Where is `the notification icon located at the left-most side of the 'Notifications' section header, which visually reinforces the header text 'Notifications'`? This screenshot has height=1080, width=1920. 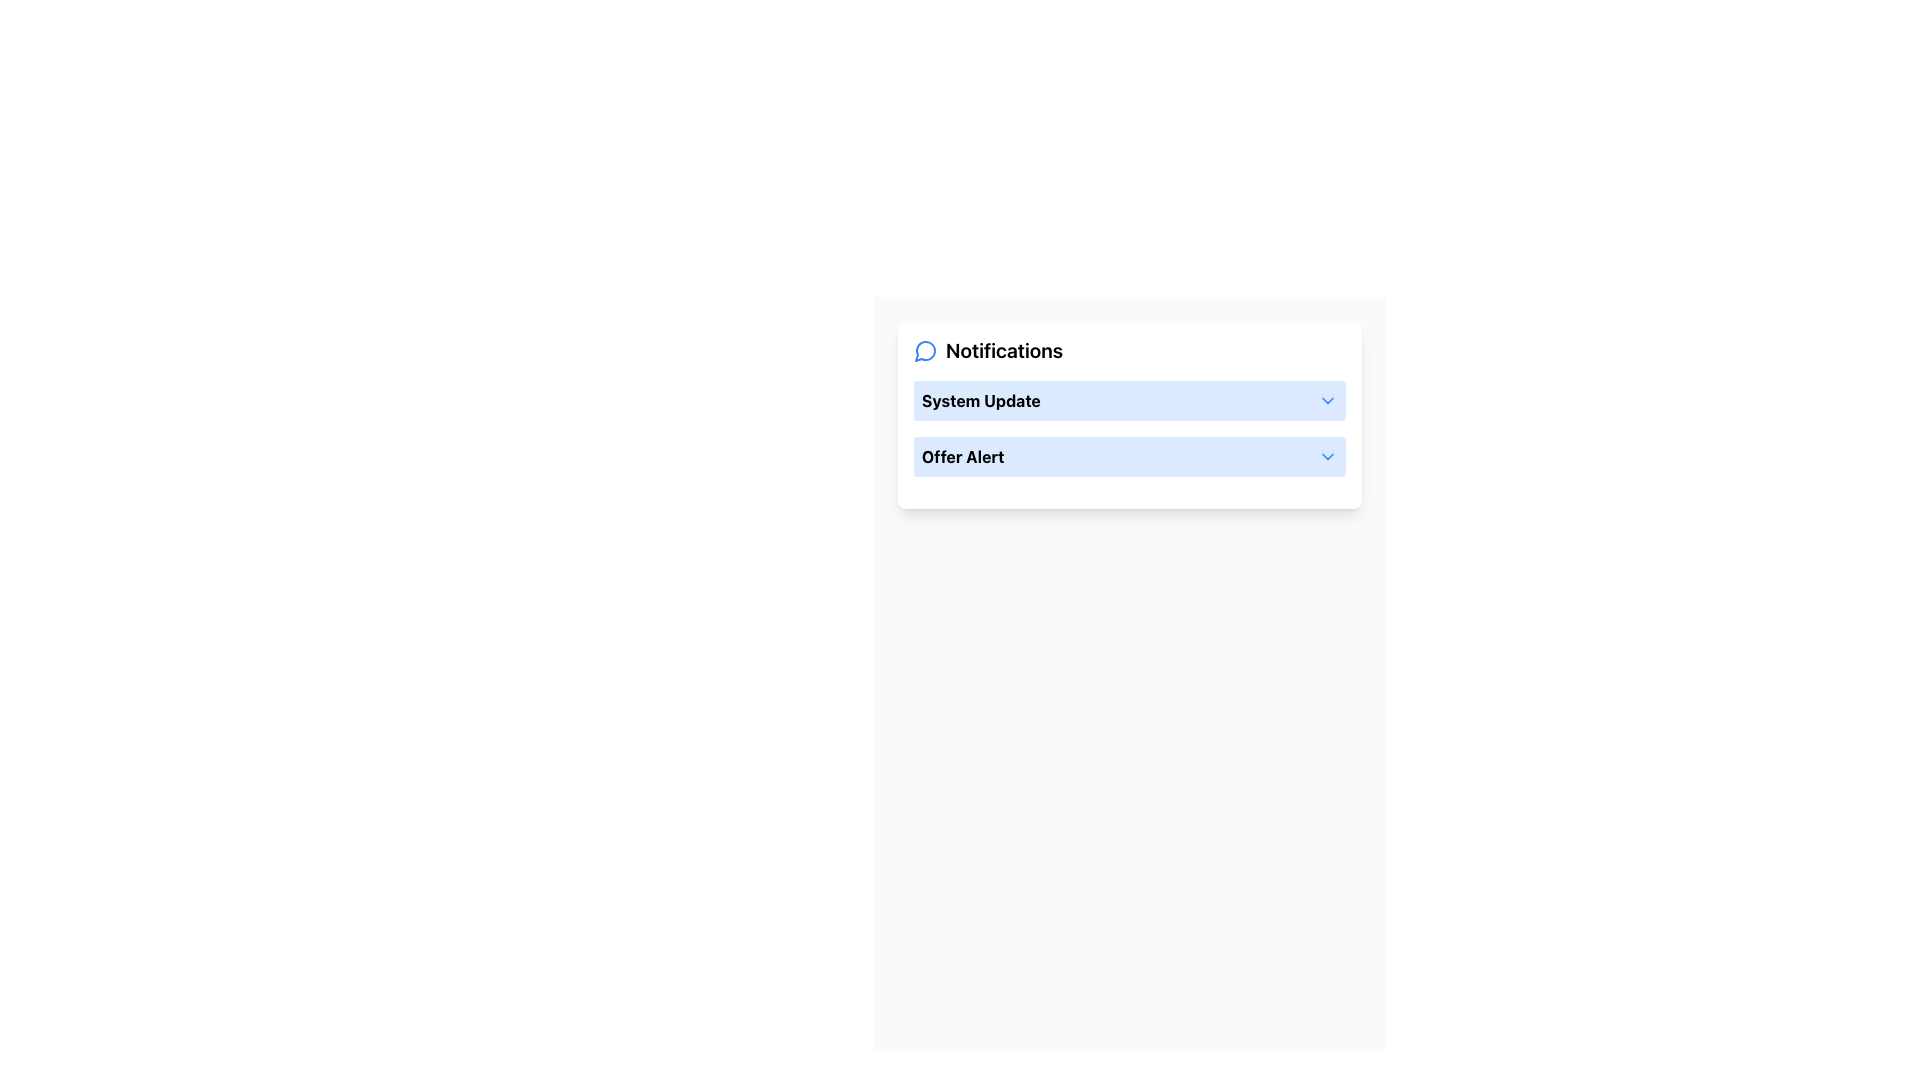
the notification icon located at the left-most side of the 'Notifications' section header, which visually reinforces the header text 'Notifications' is located at coordinates (925, 350).